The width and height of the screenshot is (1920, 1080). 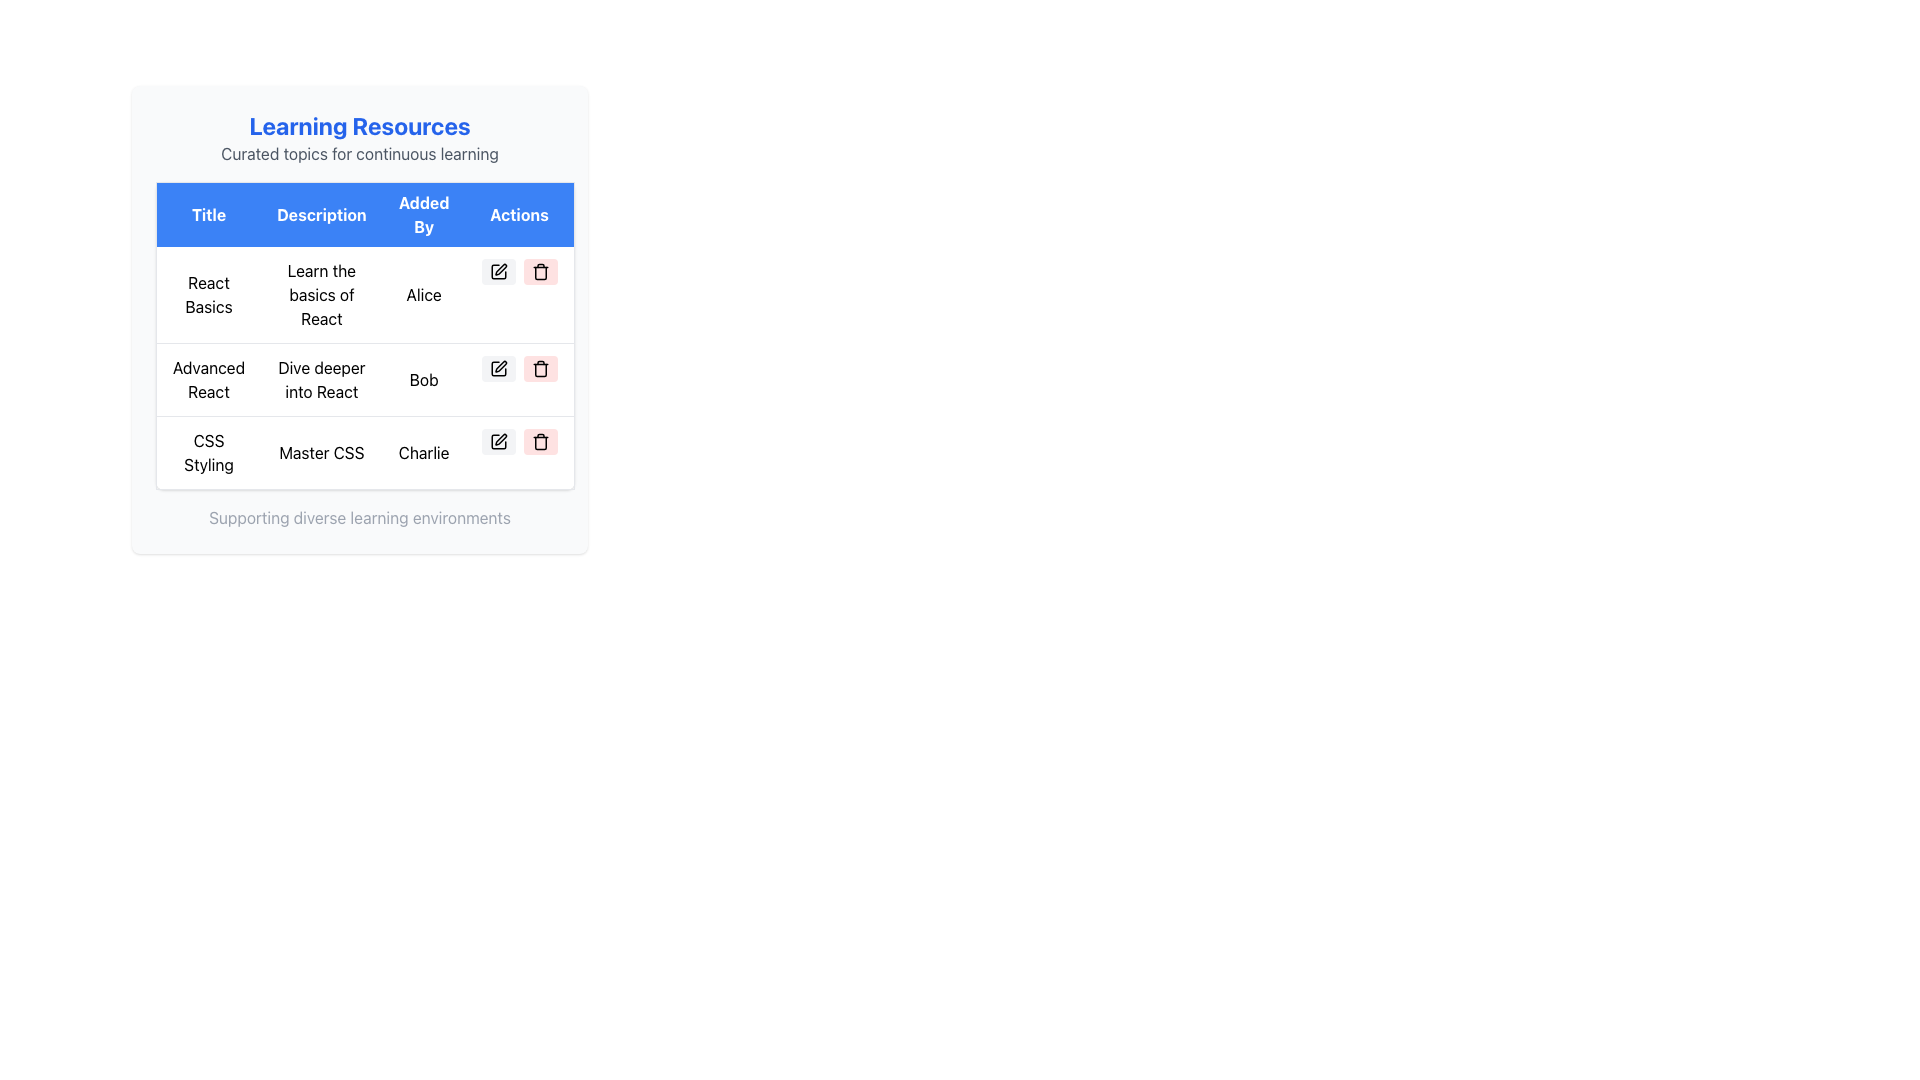 I want to click on the Text Label displaying 'Learn the basics of React' within the learning resources section, so click(x=321, y=295).